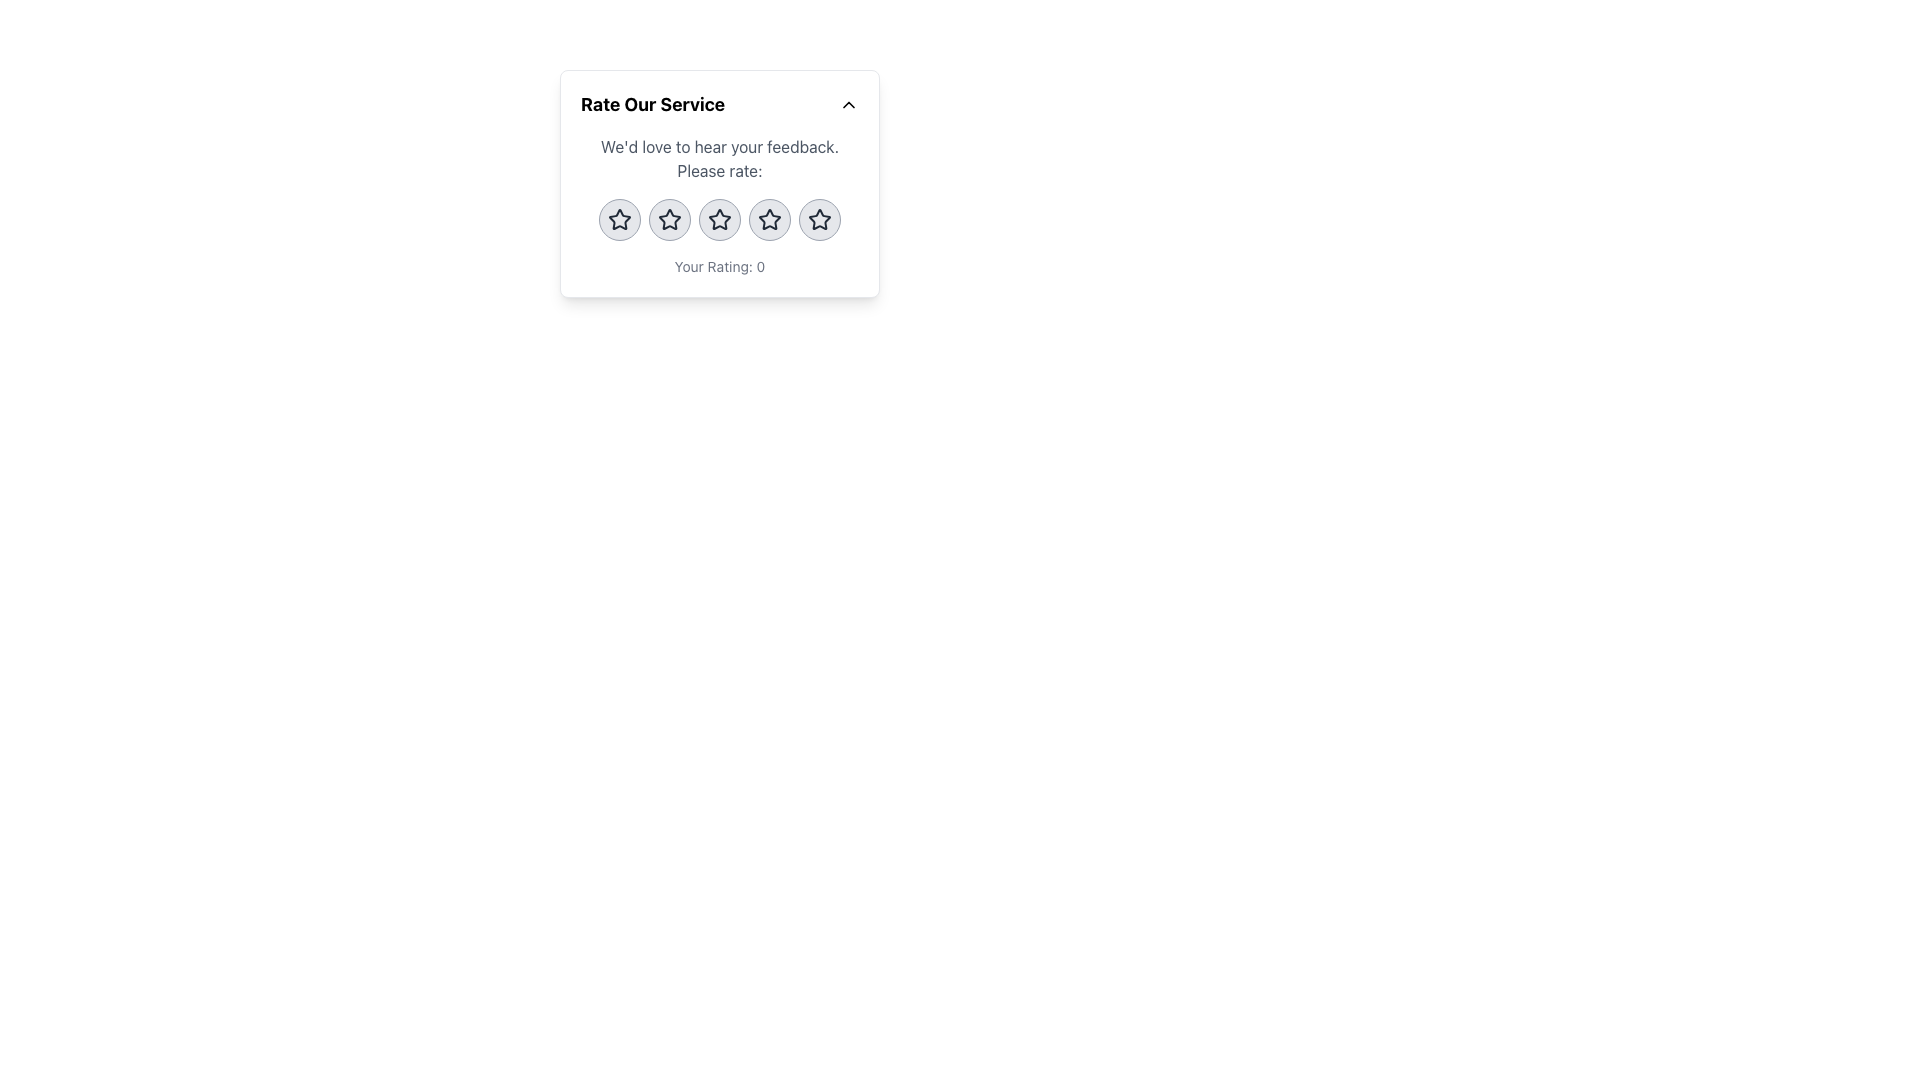  What do you see at coordinates (768, 219) in the screenshot?
I see `the third star icon in the 'Rate Our Service' panel to assign a middle rating value` at bounding box center [768, 219].